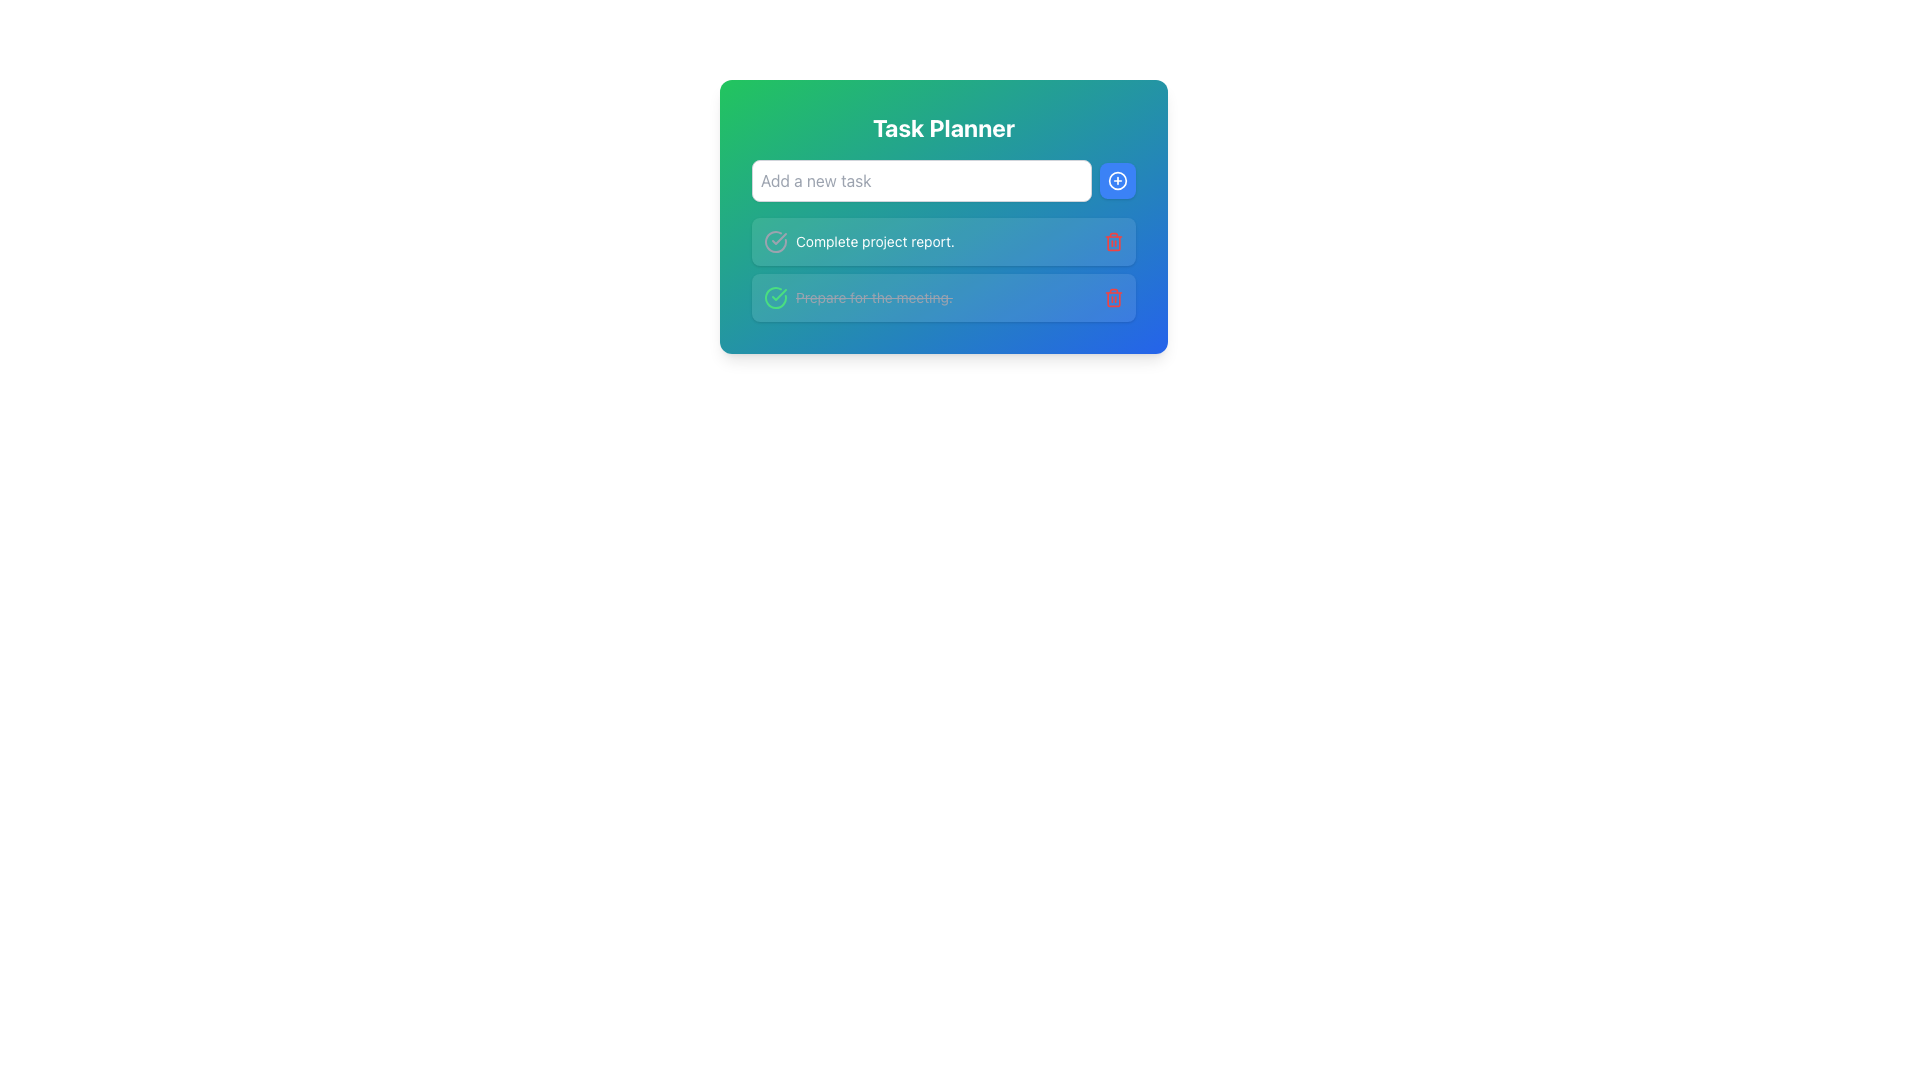 The height and width of the screenshot is (1080, 1920). I want to click on the central circle of the SVG 'plus' icon, which is used for adding new items in the task planner interface, so click(1117, 181).